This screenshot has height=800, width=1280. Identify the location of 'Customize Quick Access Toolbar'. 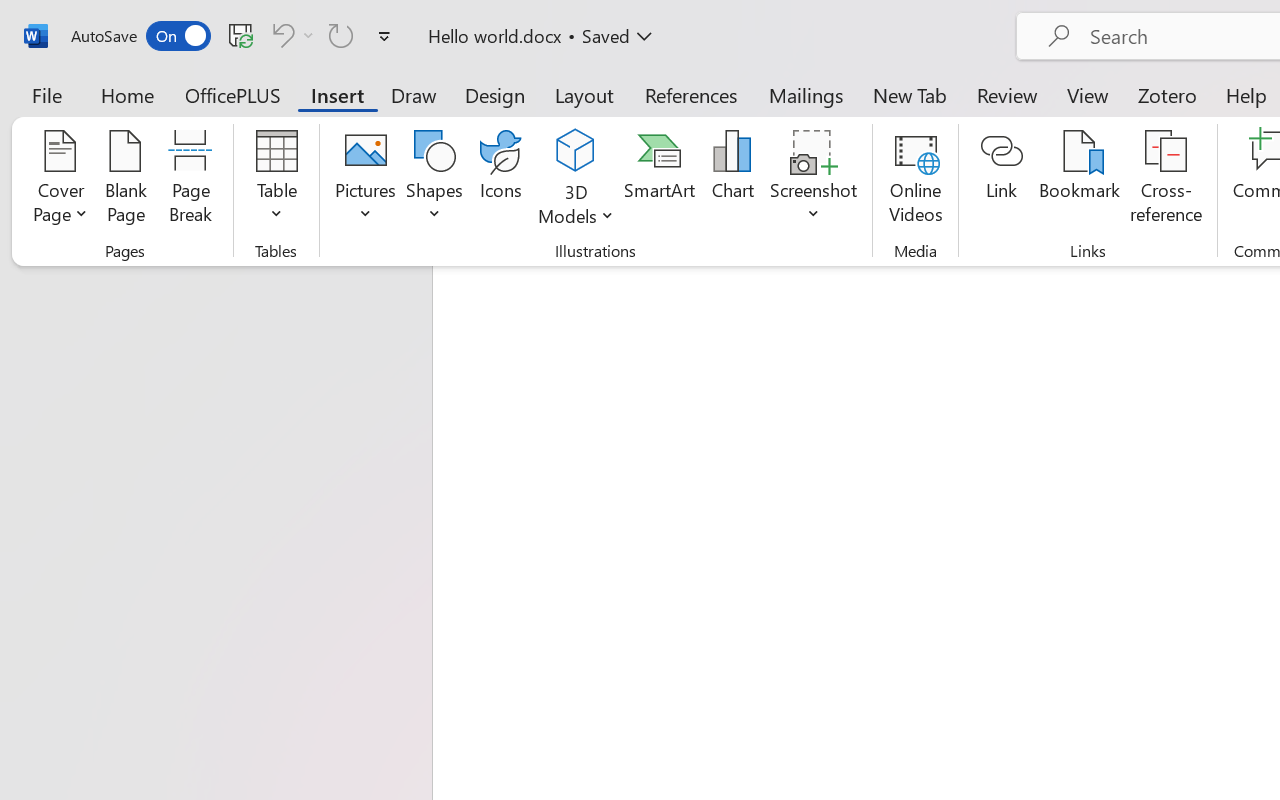
(384, 35).